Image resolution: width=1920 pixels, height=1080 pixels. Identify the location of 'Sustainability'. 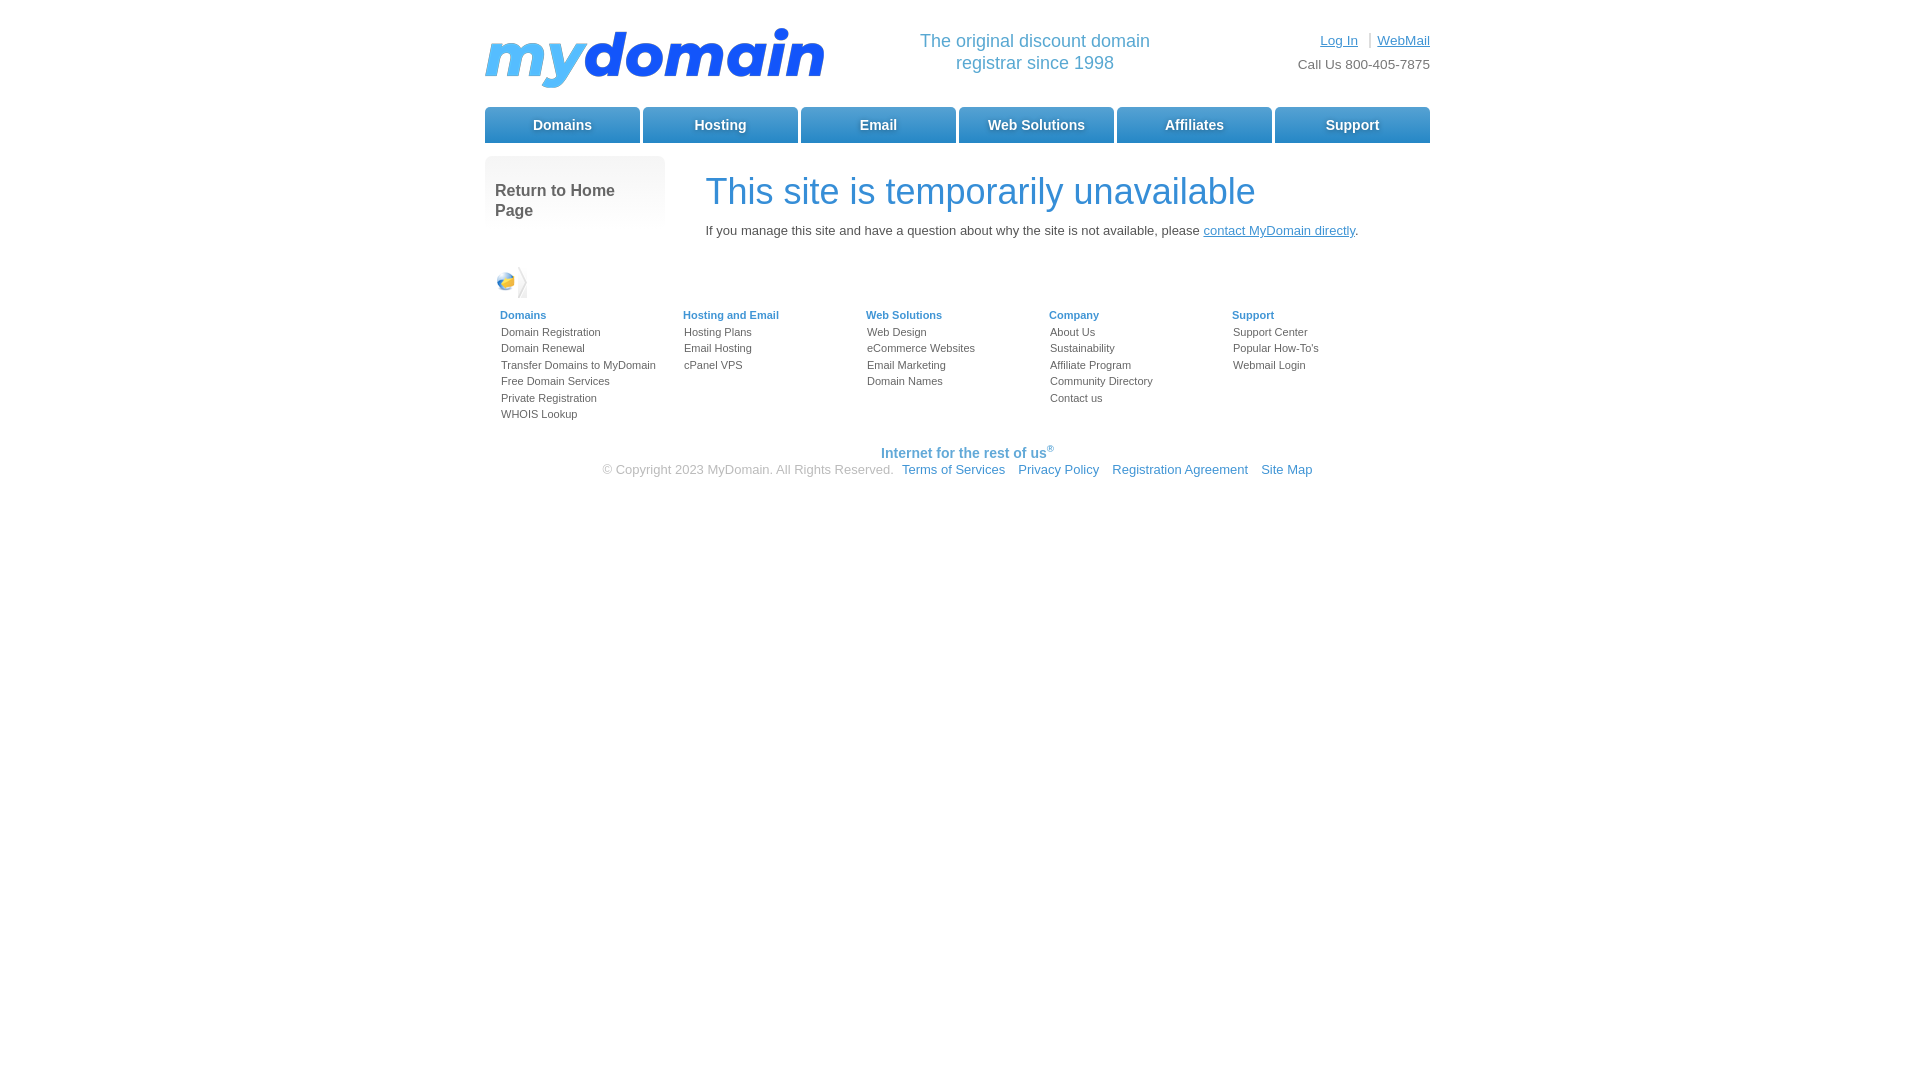
(1081, 346).